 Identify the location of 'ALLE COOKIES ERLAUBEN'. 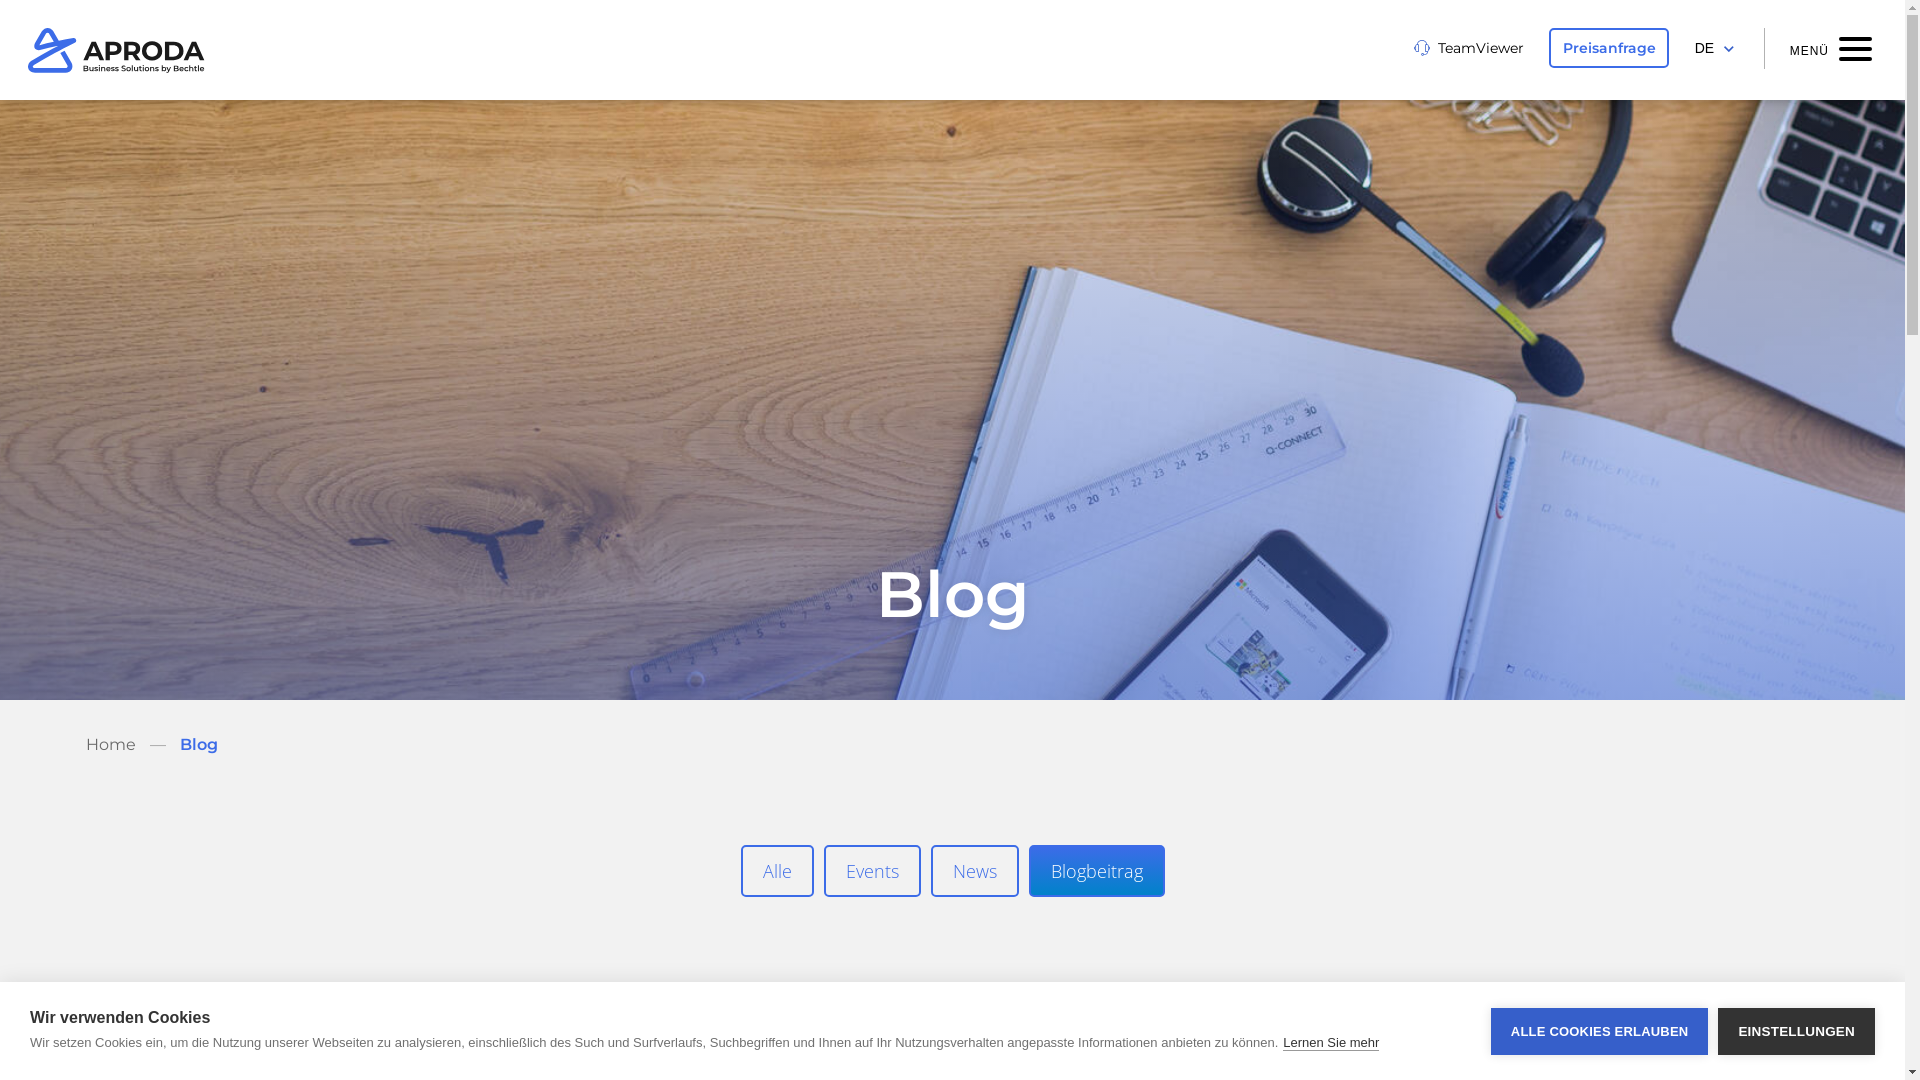
(1598, 1031).